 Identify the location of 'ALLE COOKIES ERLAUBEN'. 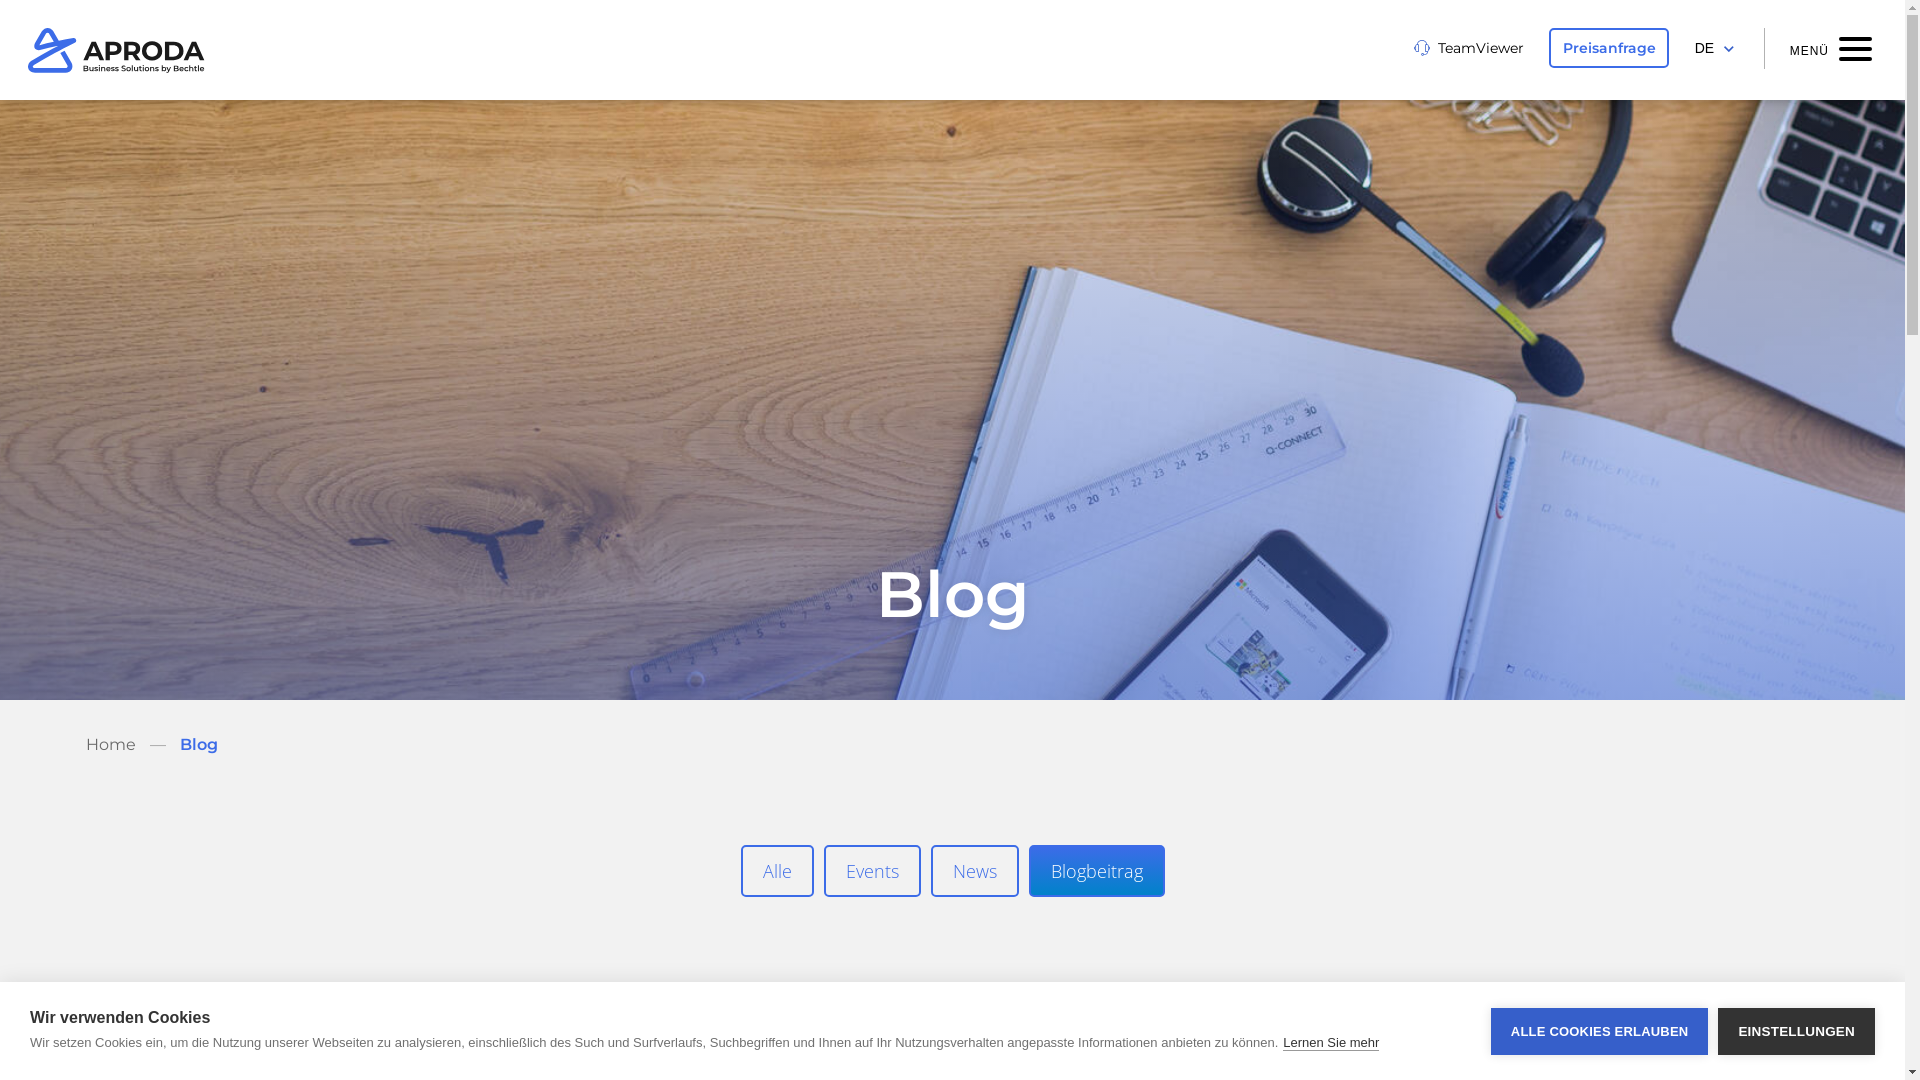
(1598, 1031).